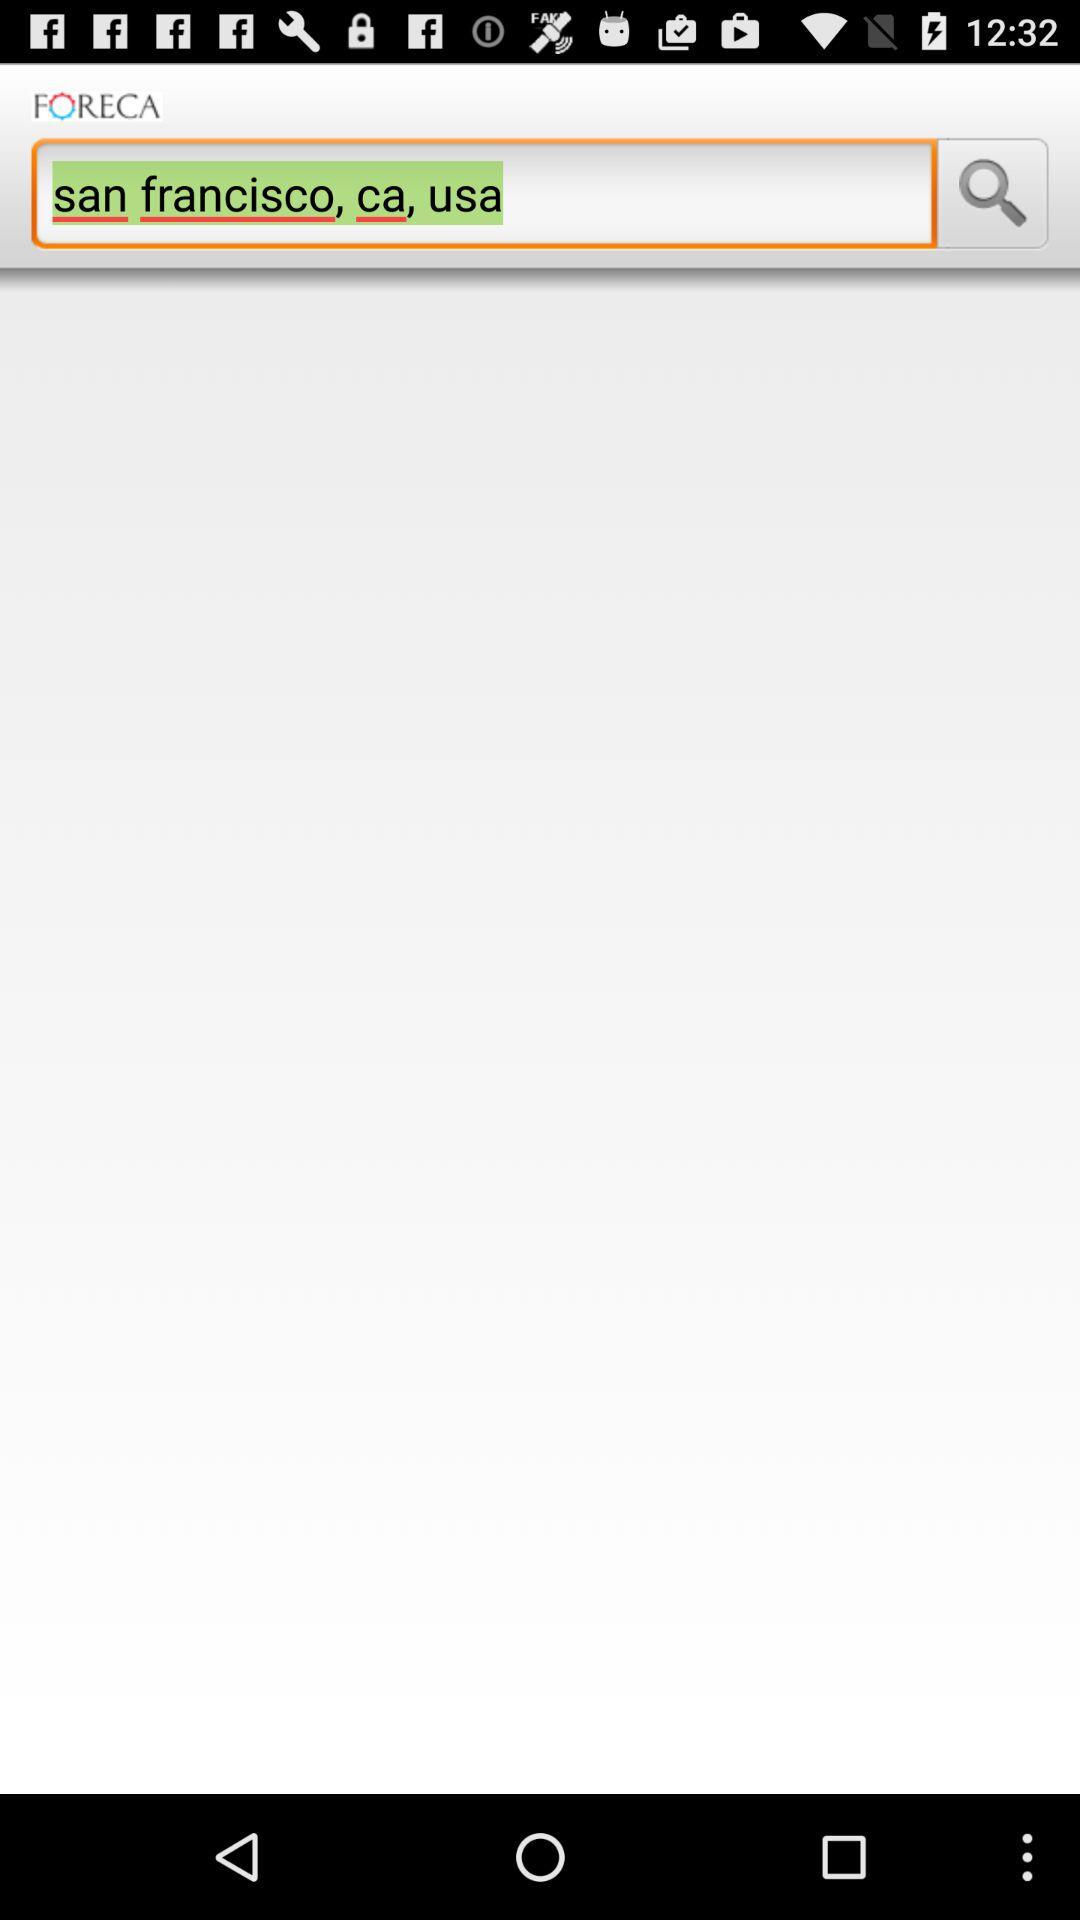  What do you see at coordinates (992, 193) in the screenshot?
I see `search` at bounding box center [992, 193].